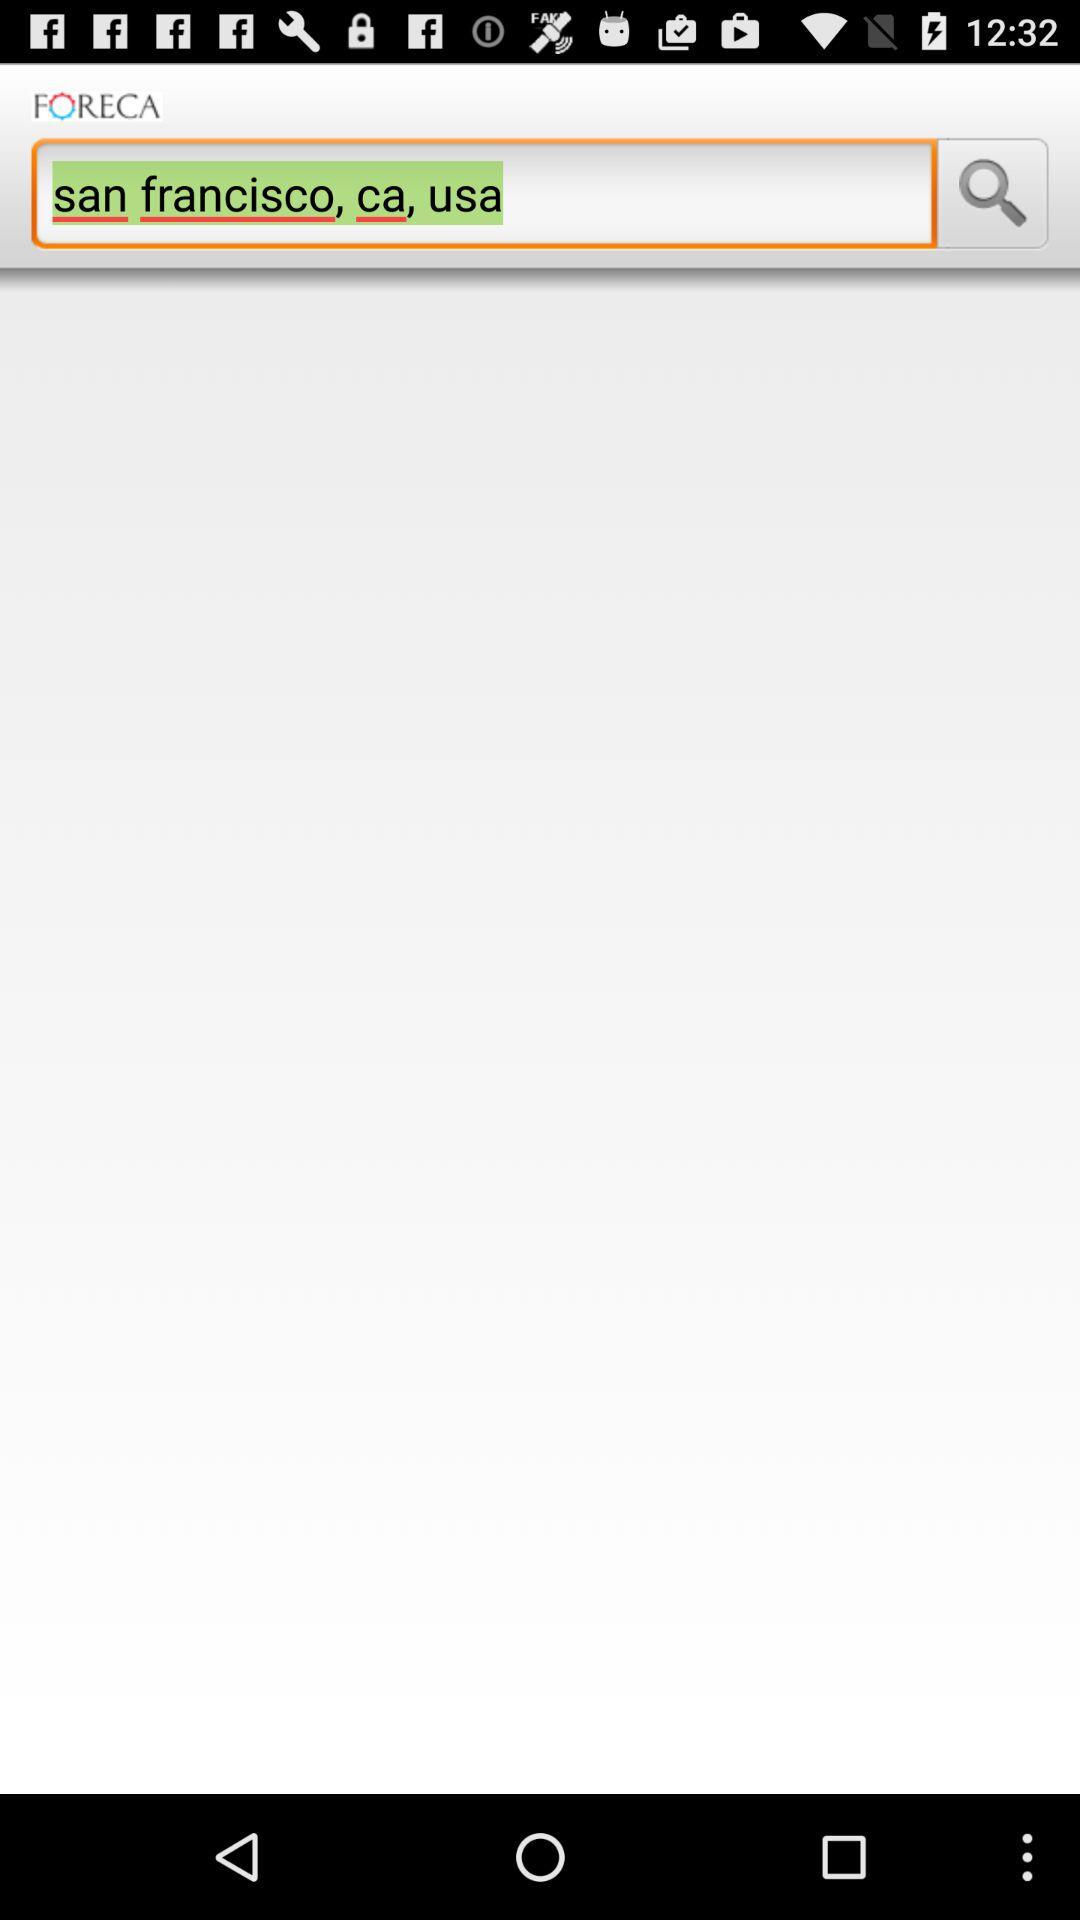  What do you see at coordinates (992, 193) in the screenshot?
I see `search` at bounding box center [992, 193].